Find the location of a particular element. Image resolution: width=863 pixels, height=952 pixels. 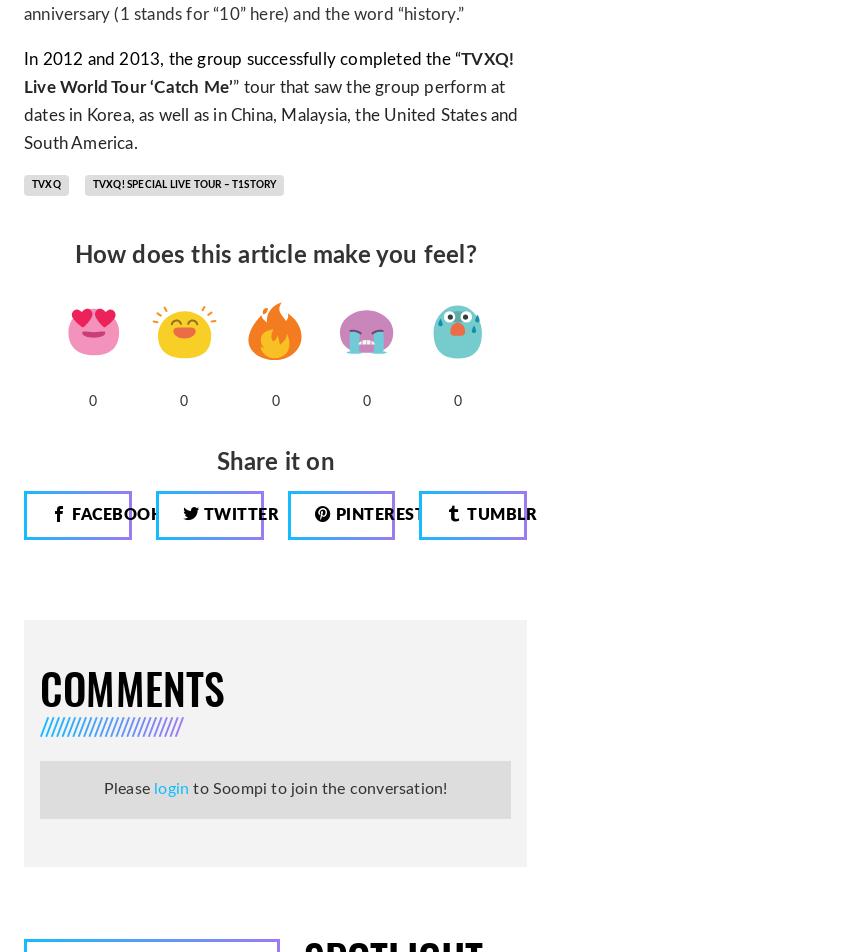

'Facebook' is located at coordinates (116, 513).